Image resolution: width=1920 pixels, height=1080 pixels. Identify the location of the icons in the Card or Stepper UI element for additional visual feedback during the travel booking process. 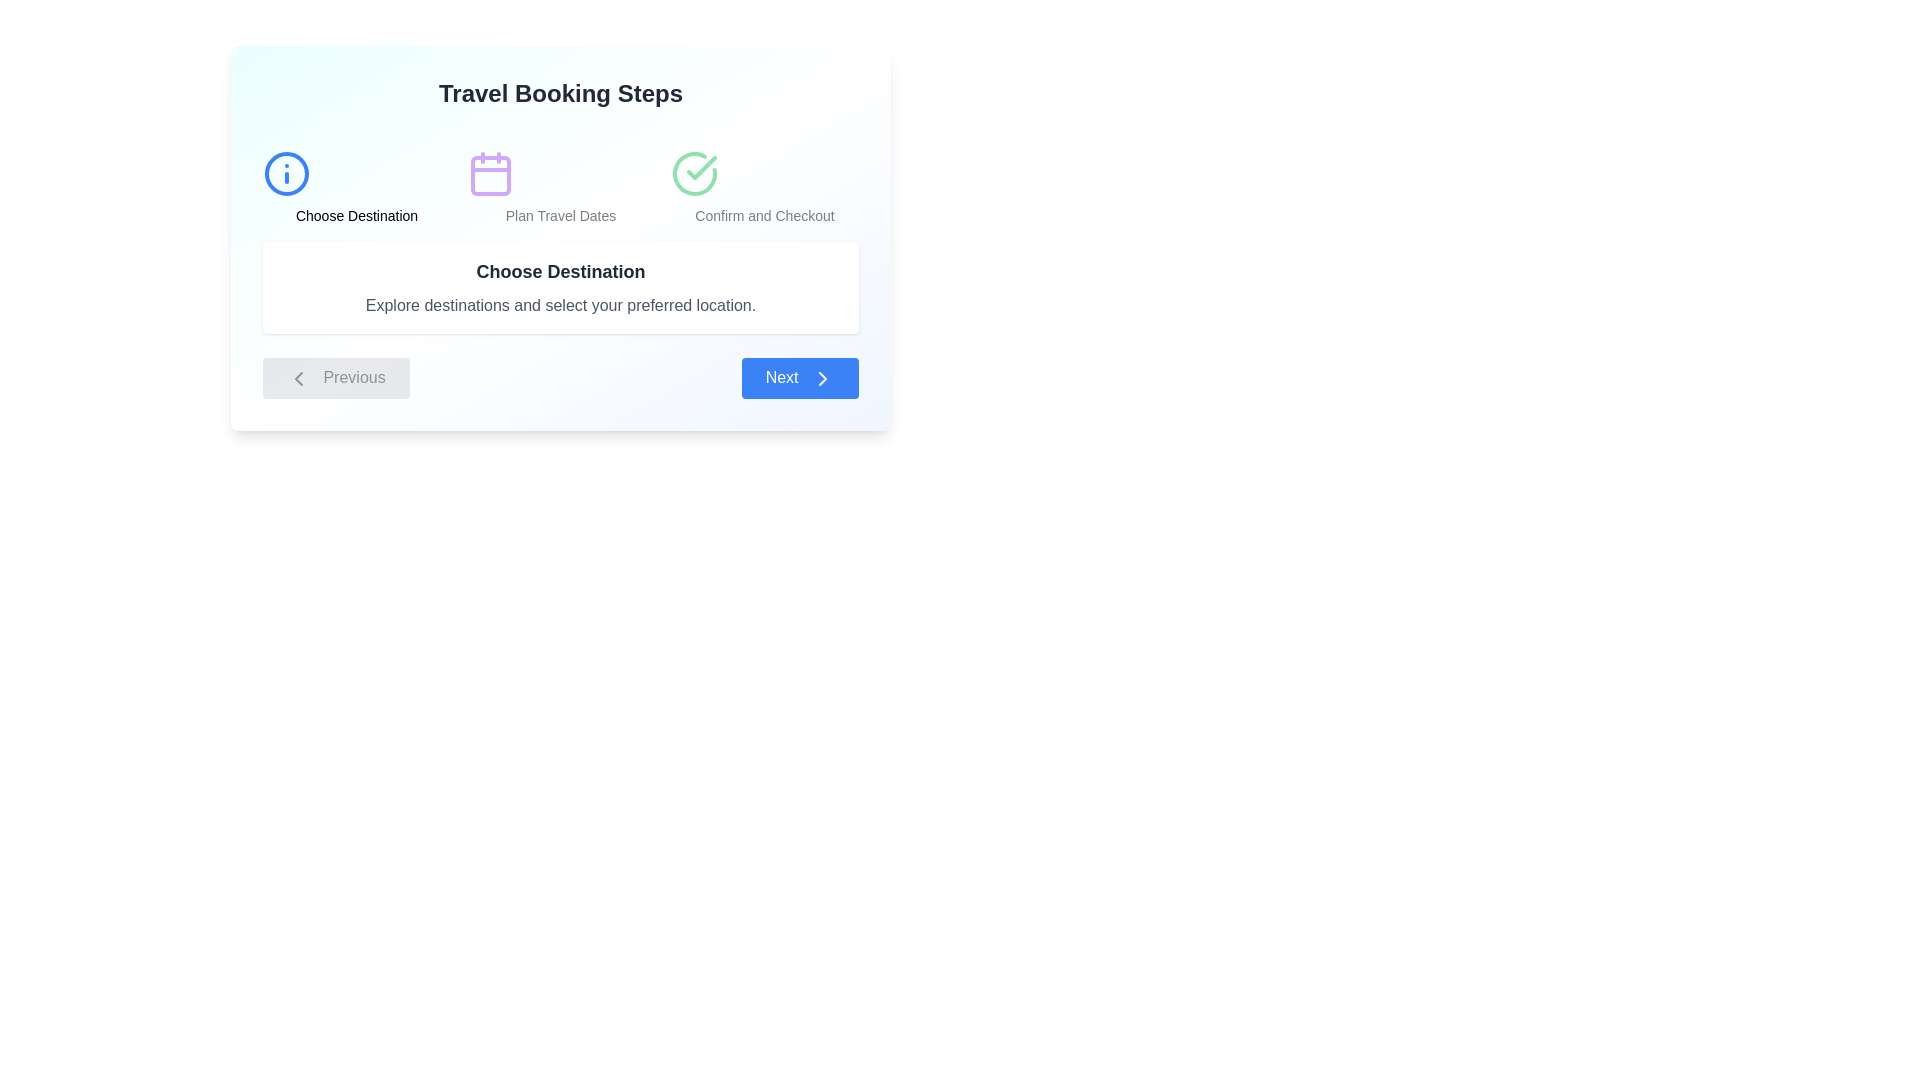
(560, 237).